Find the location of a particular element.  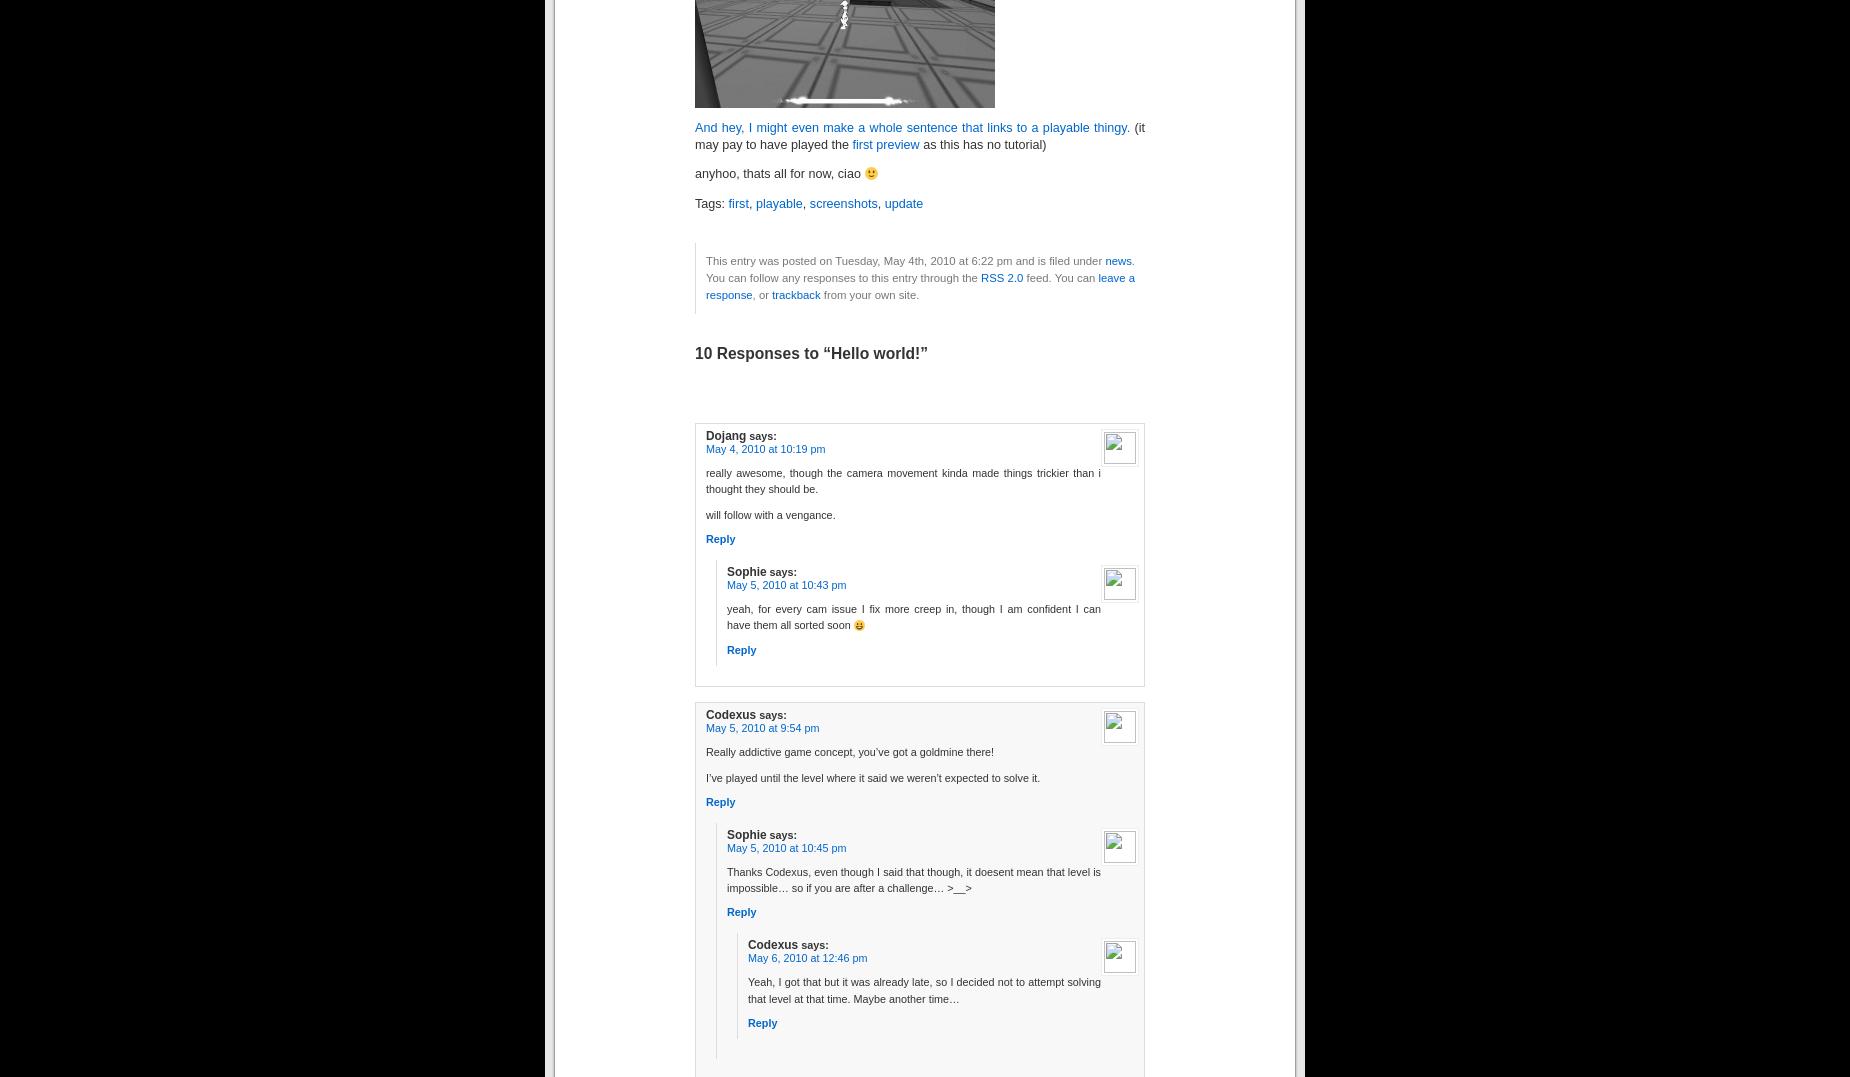

'news' is located at coordinates (1104, 258).